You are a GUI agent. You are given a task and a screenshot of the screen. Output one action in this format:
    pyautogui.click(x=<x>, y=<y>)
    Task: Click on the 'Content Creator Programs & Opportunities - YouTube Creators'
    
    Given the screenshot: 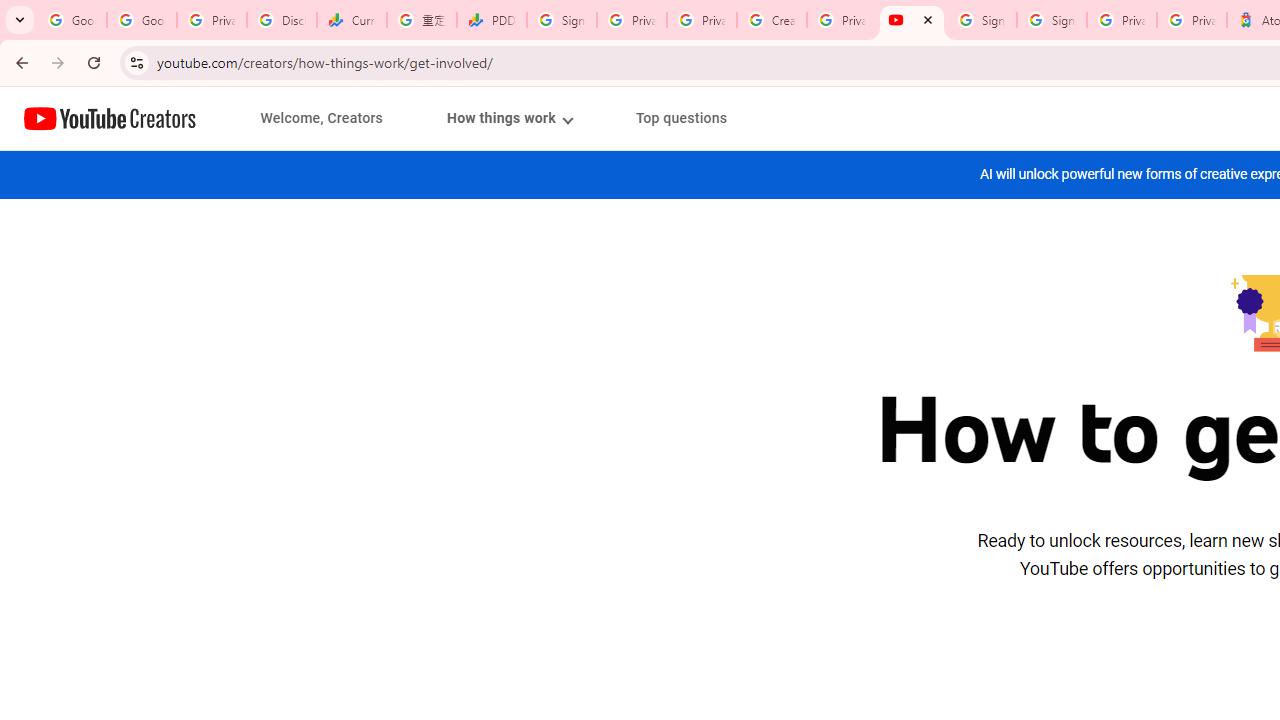 What is the action you would take?
    pyautogui.click(x=911, y=20)
    